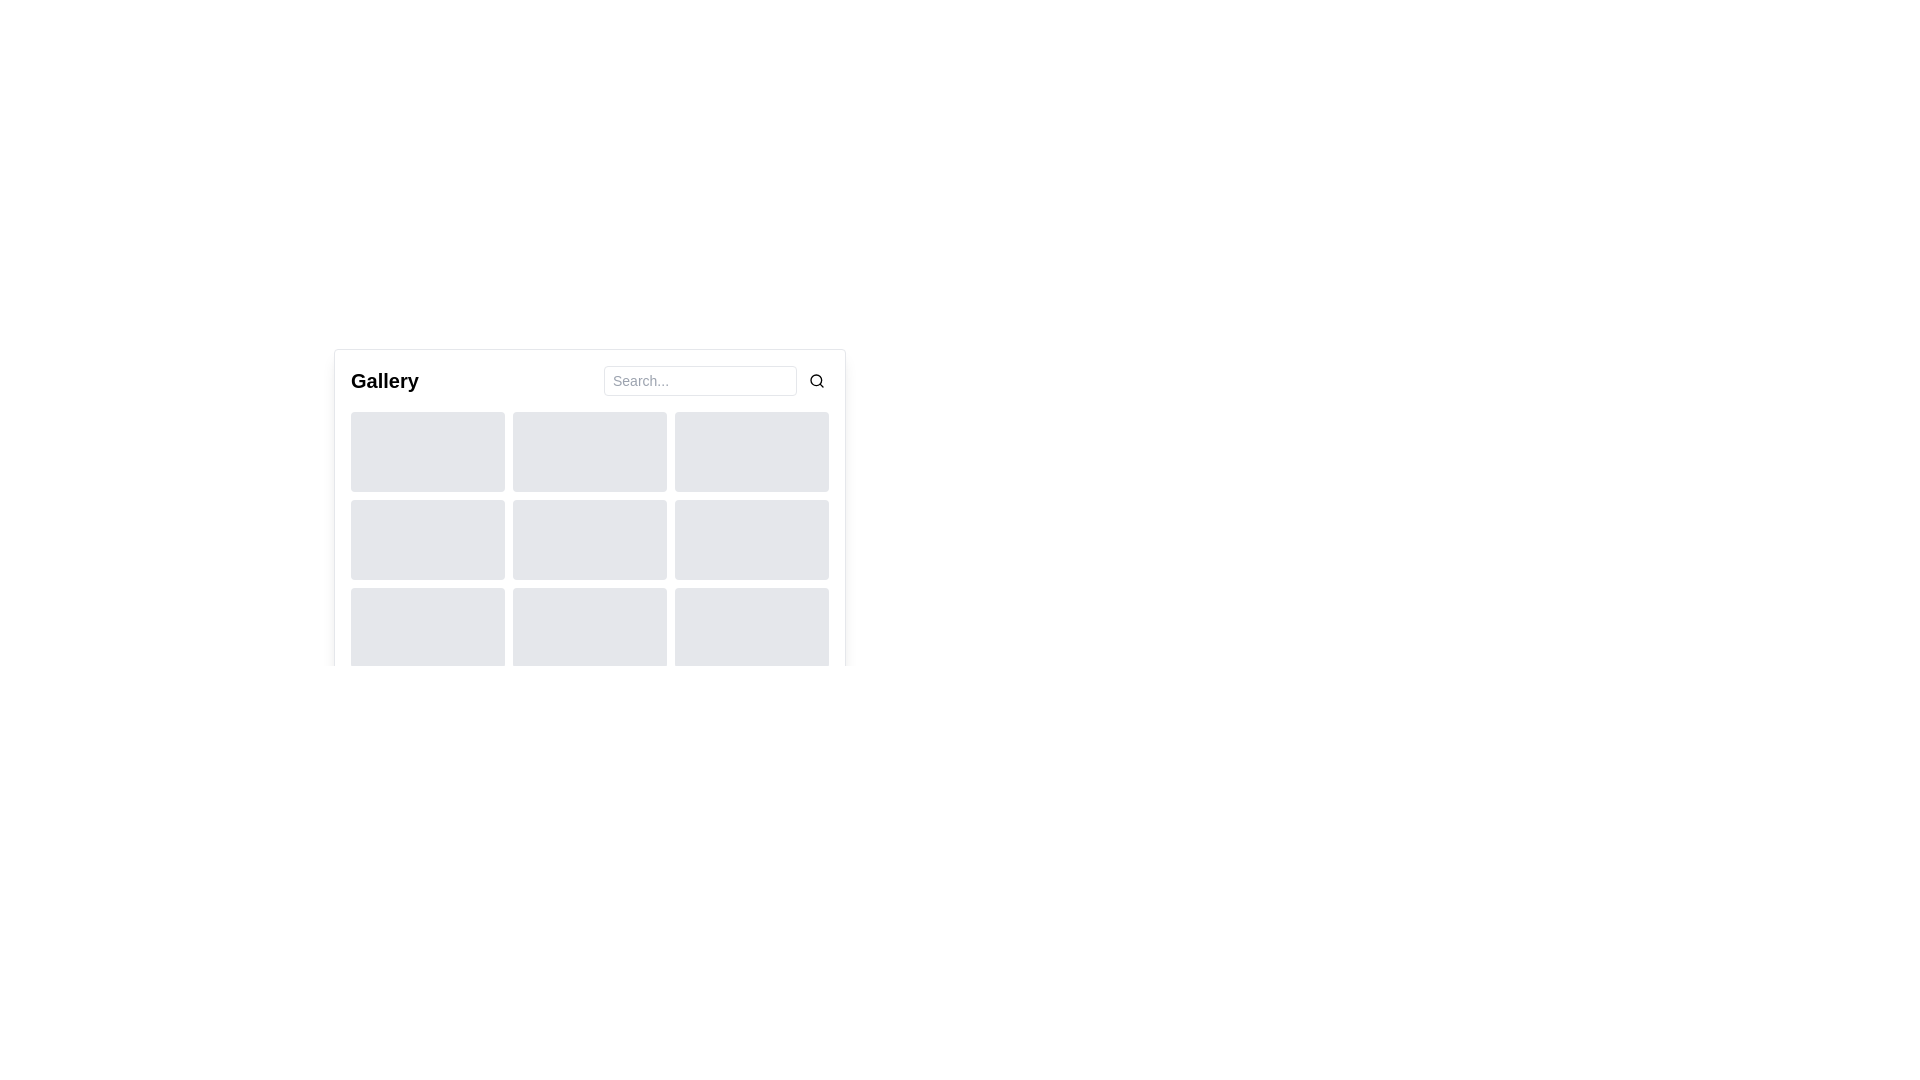 Image resolution: width=1920 pixels, height=1080 pixels. What do you see at coordinates (816, 380) in the screenshot?
I see `the main circular body of the magnifying glass icon, which initiates a search action when interacted with, located to the right of the text input field in the upper right corner of the gallery interface` at bounding box center [816, 380].